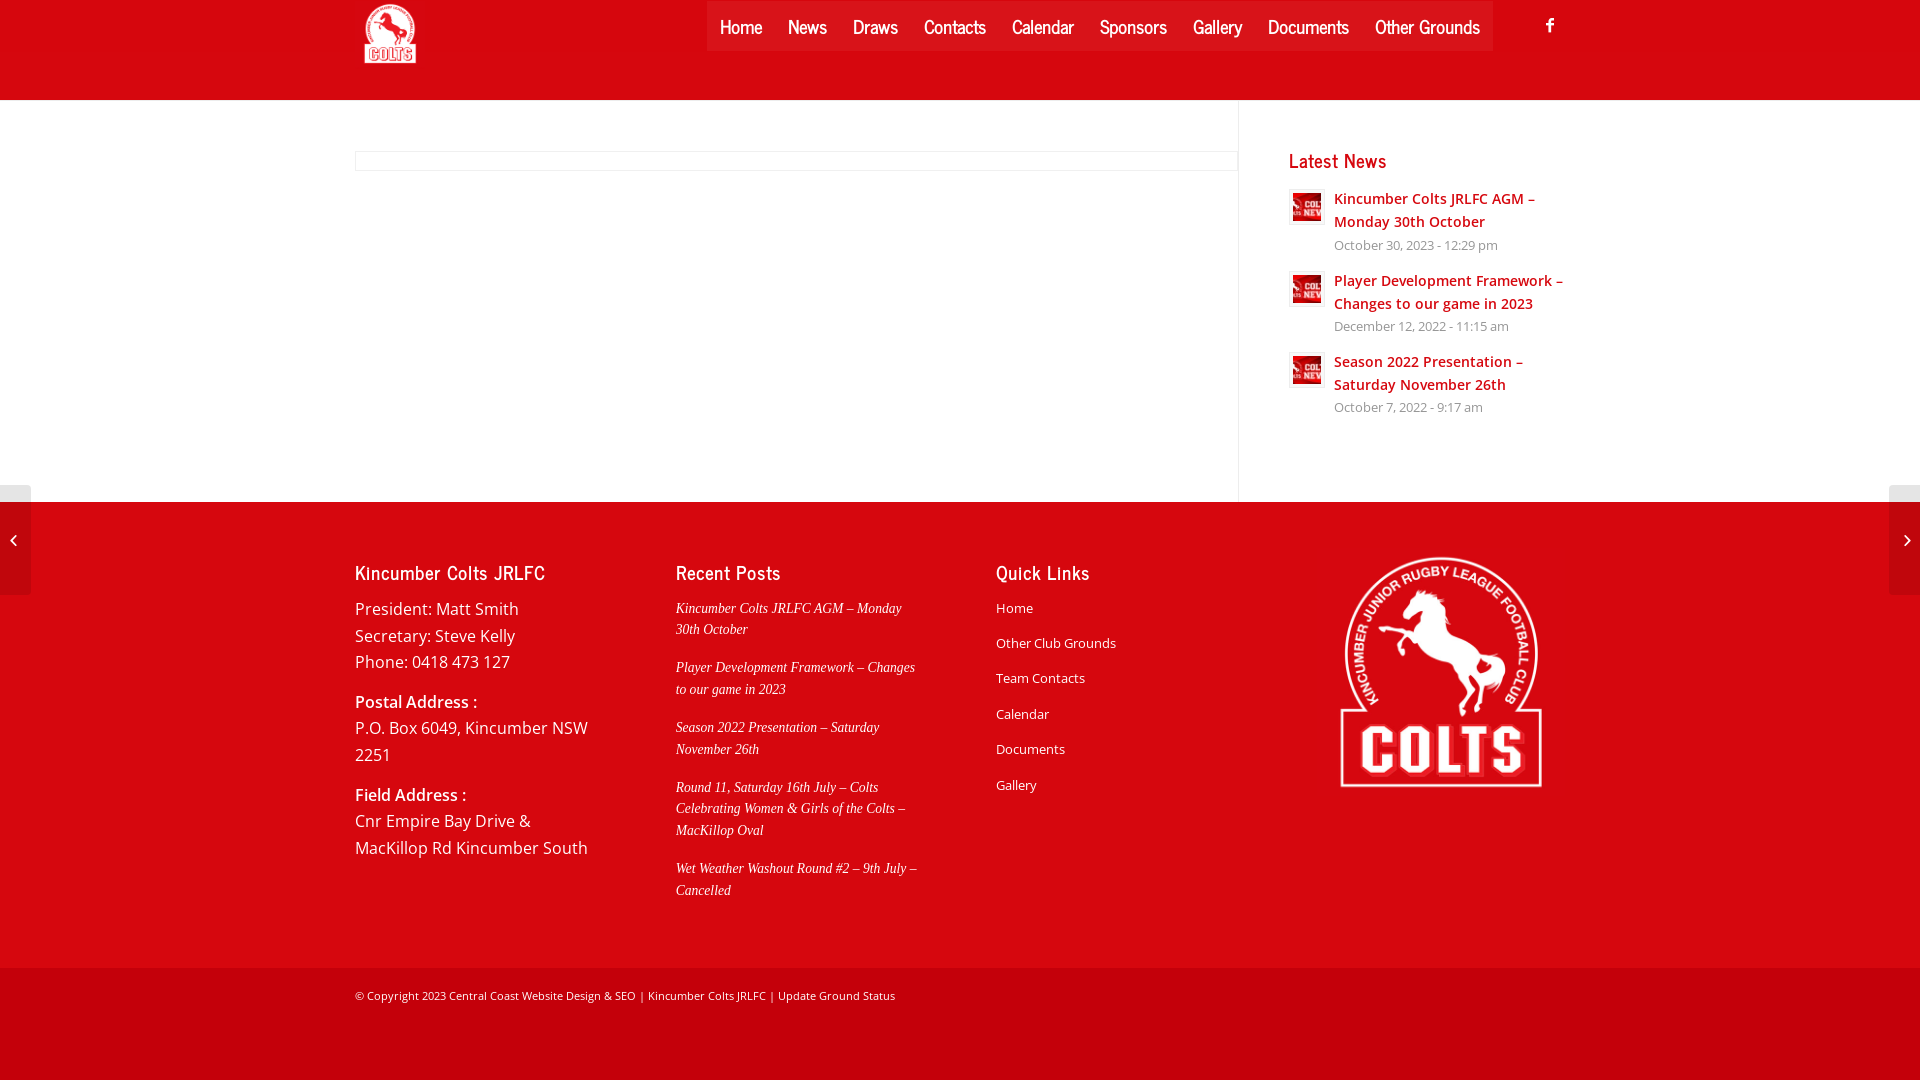 The image size is (1920, 1080). I want to click on 'Other Grounds', so click(1426, 26).